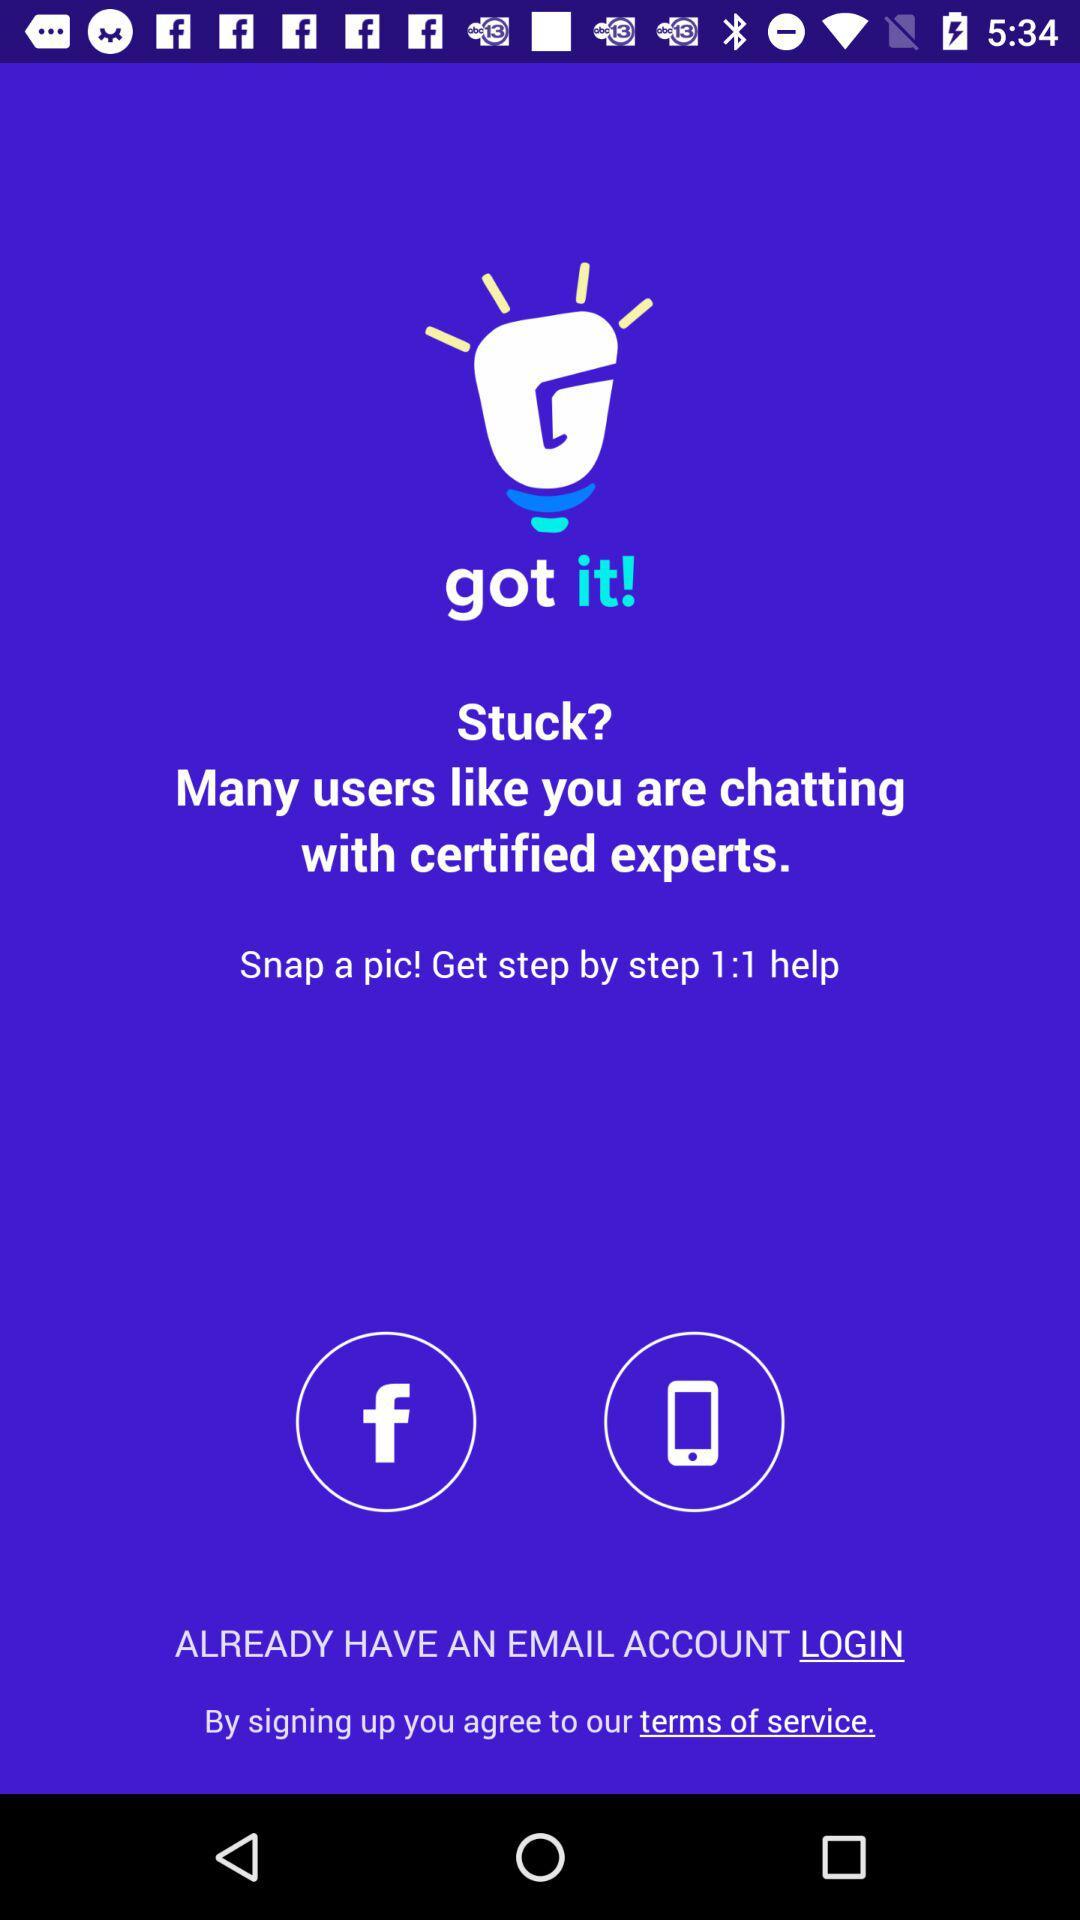 The height and width of the screenshot is (1920, 1080). What do you see at coordinates (693, 1420) in the screenshot?
I see `phone` at bounding box center [693, 1420].